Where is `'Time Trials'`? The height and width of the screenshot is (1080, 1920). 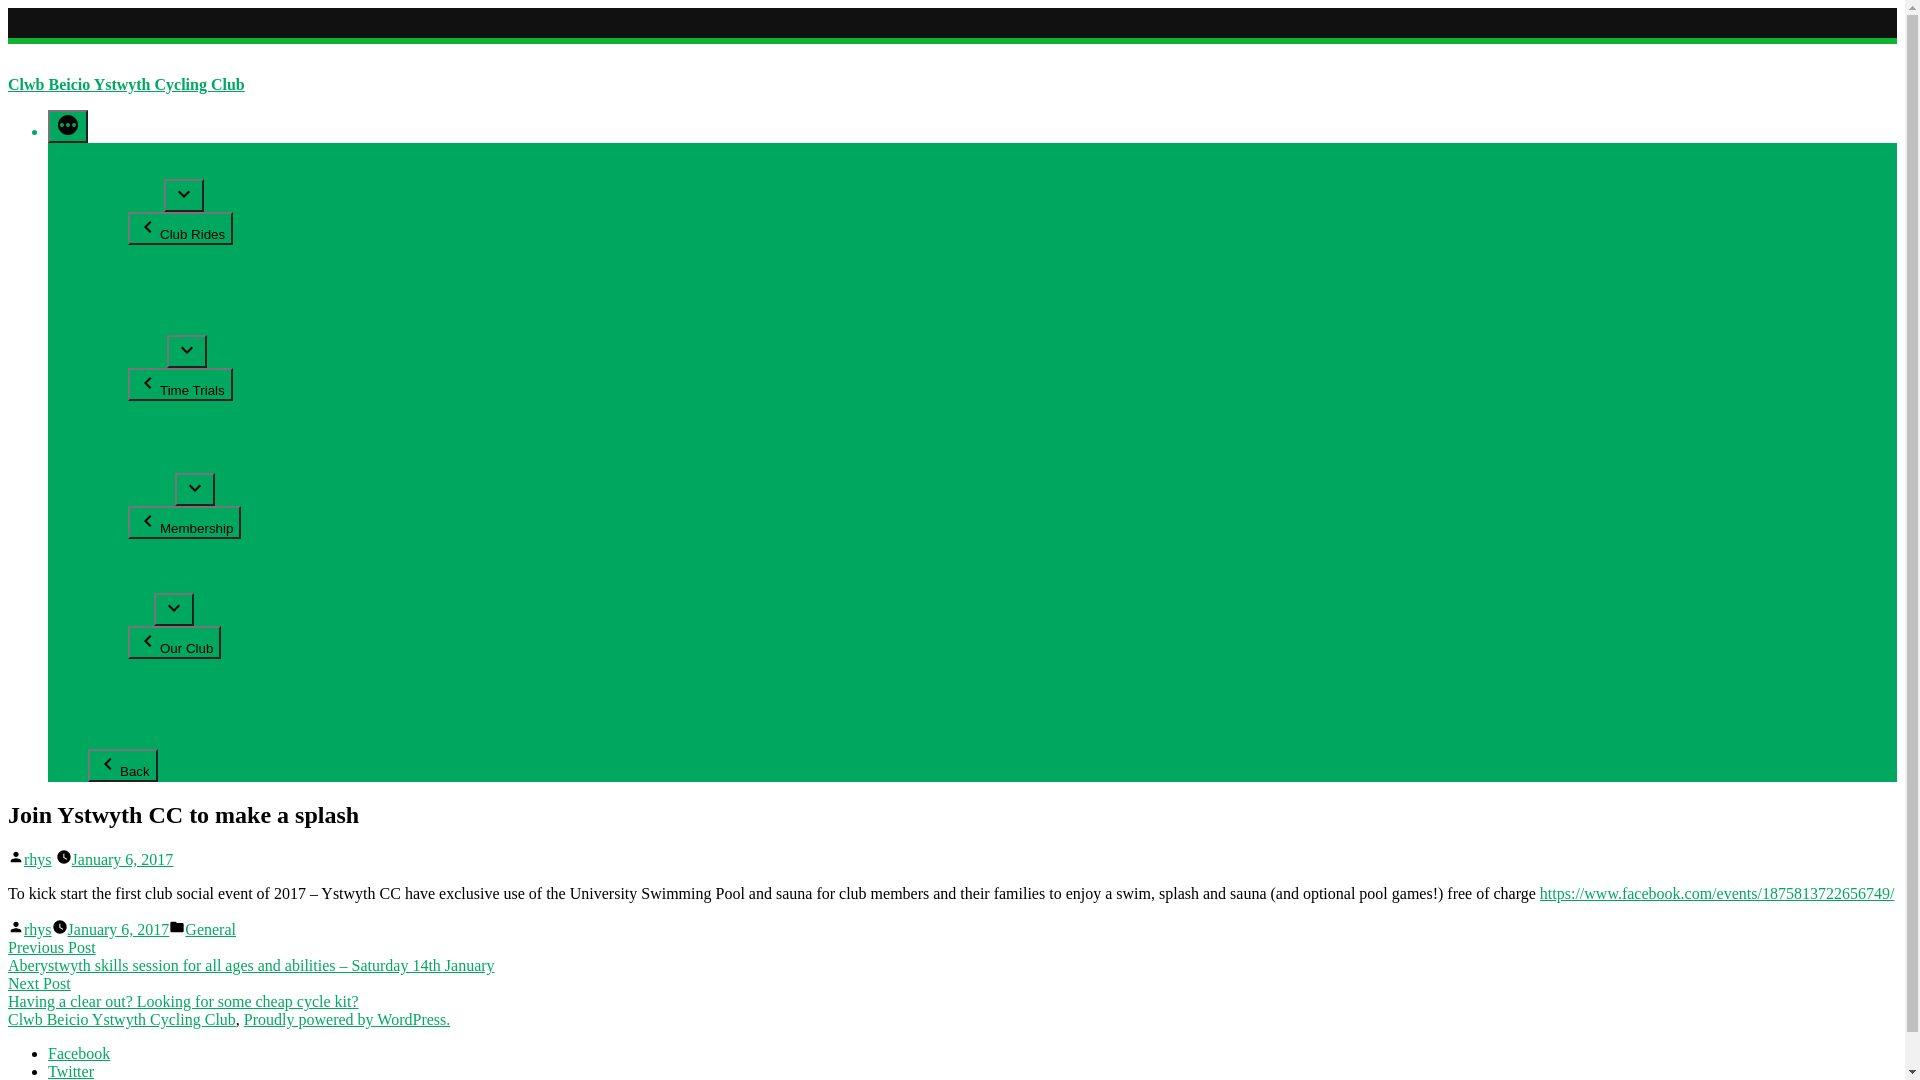
'Time Trials' is located at coordinates (180, 384).